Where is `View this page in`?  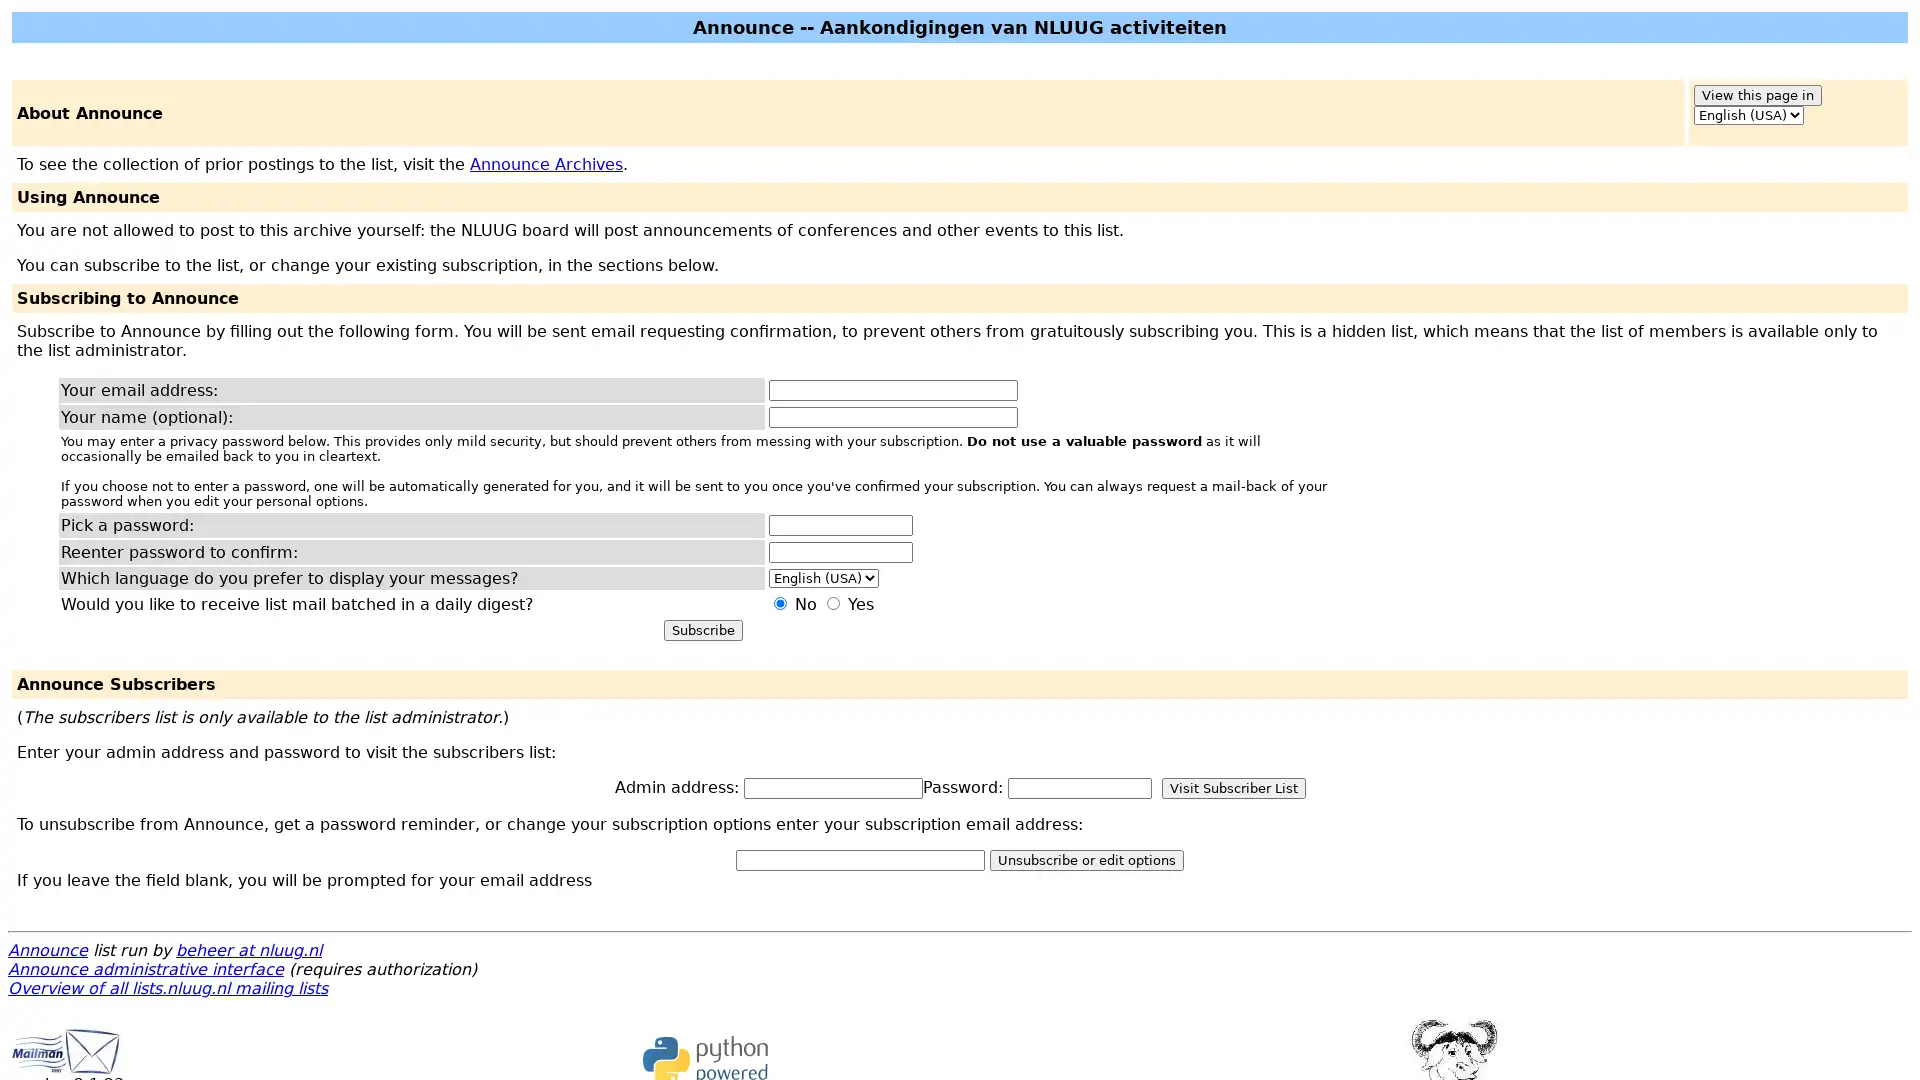
View this page in is located at coordinates (1756, 95).